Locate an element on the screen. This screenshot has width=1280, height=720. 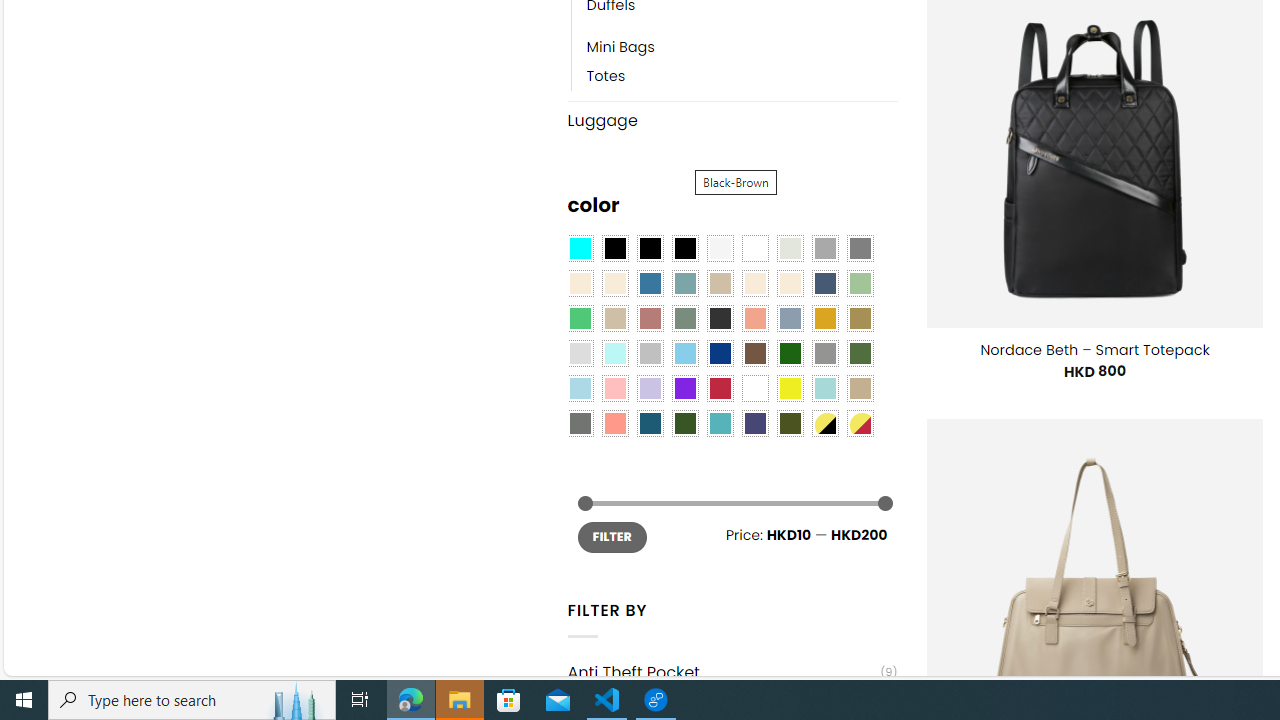
'Teal' is located at coordinates (720, 423).